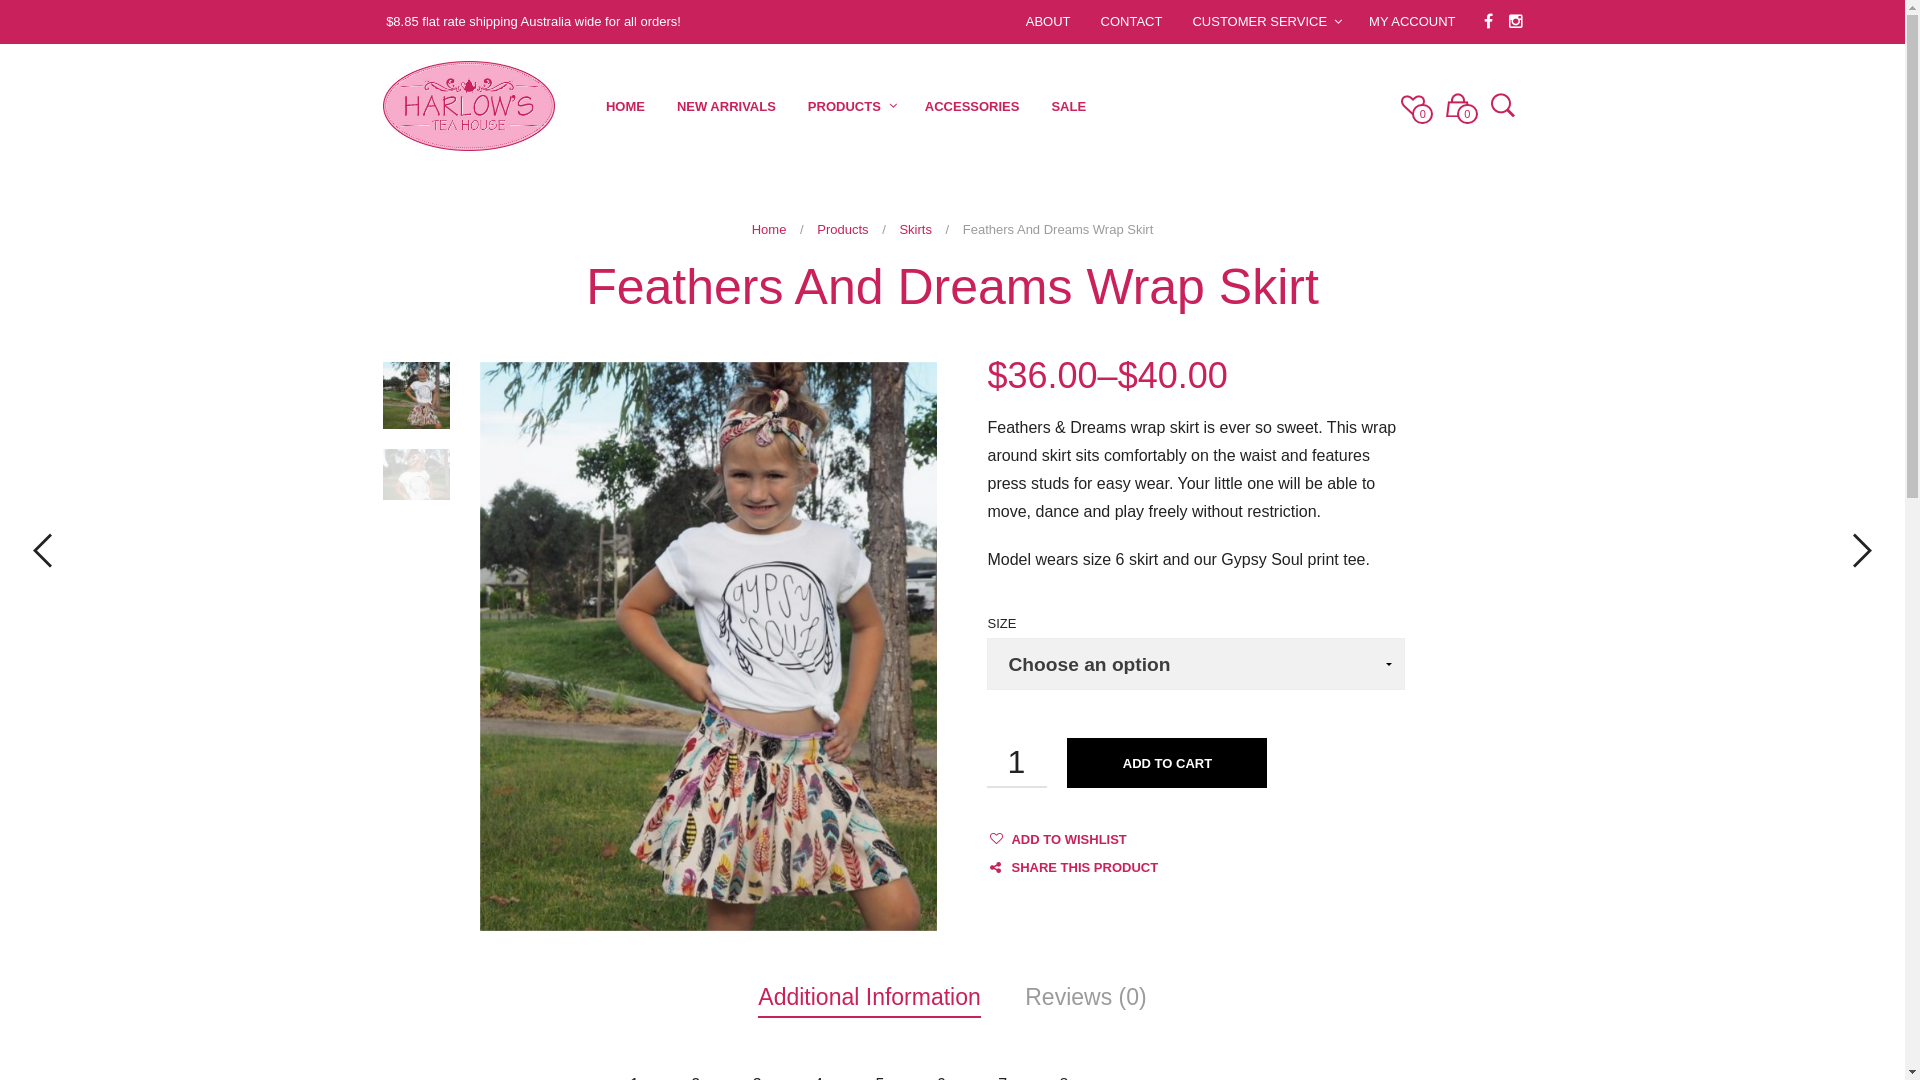 This screenshot has width=1920, height=1080. Describe the element at coordinates (1258, 21) in the screenshot. I see `'CUSTOMER SERVICE'` at that location.